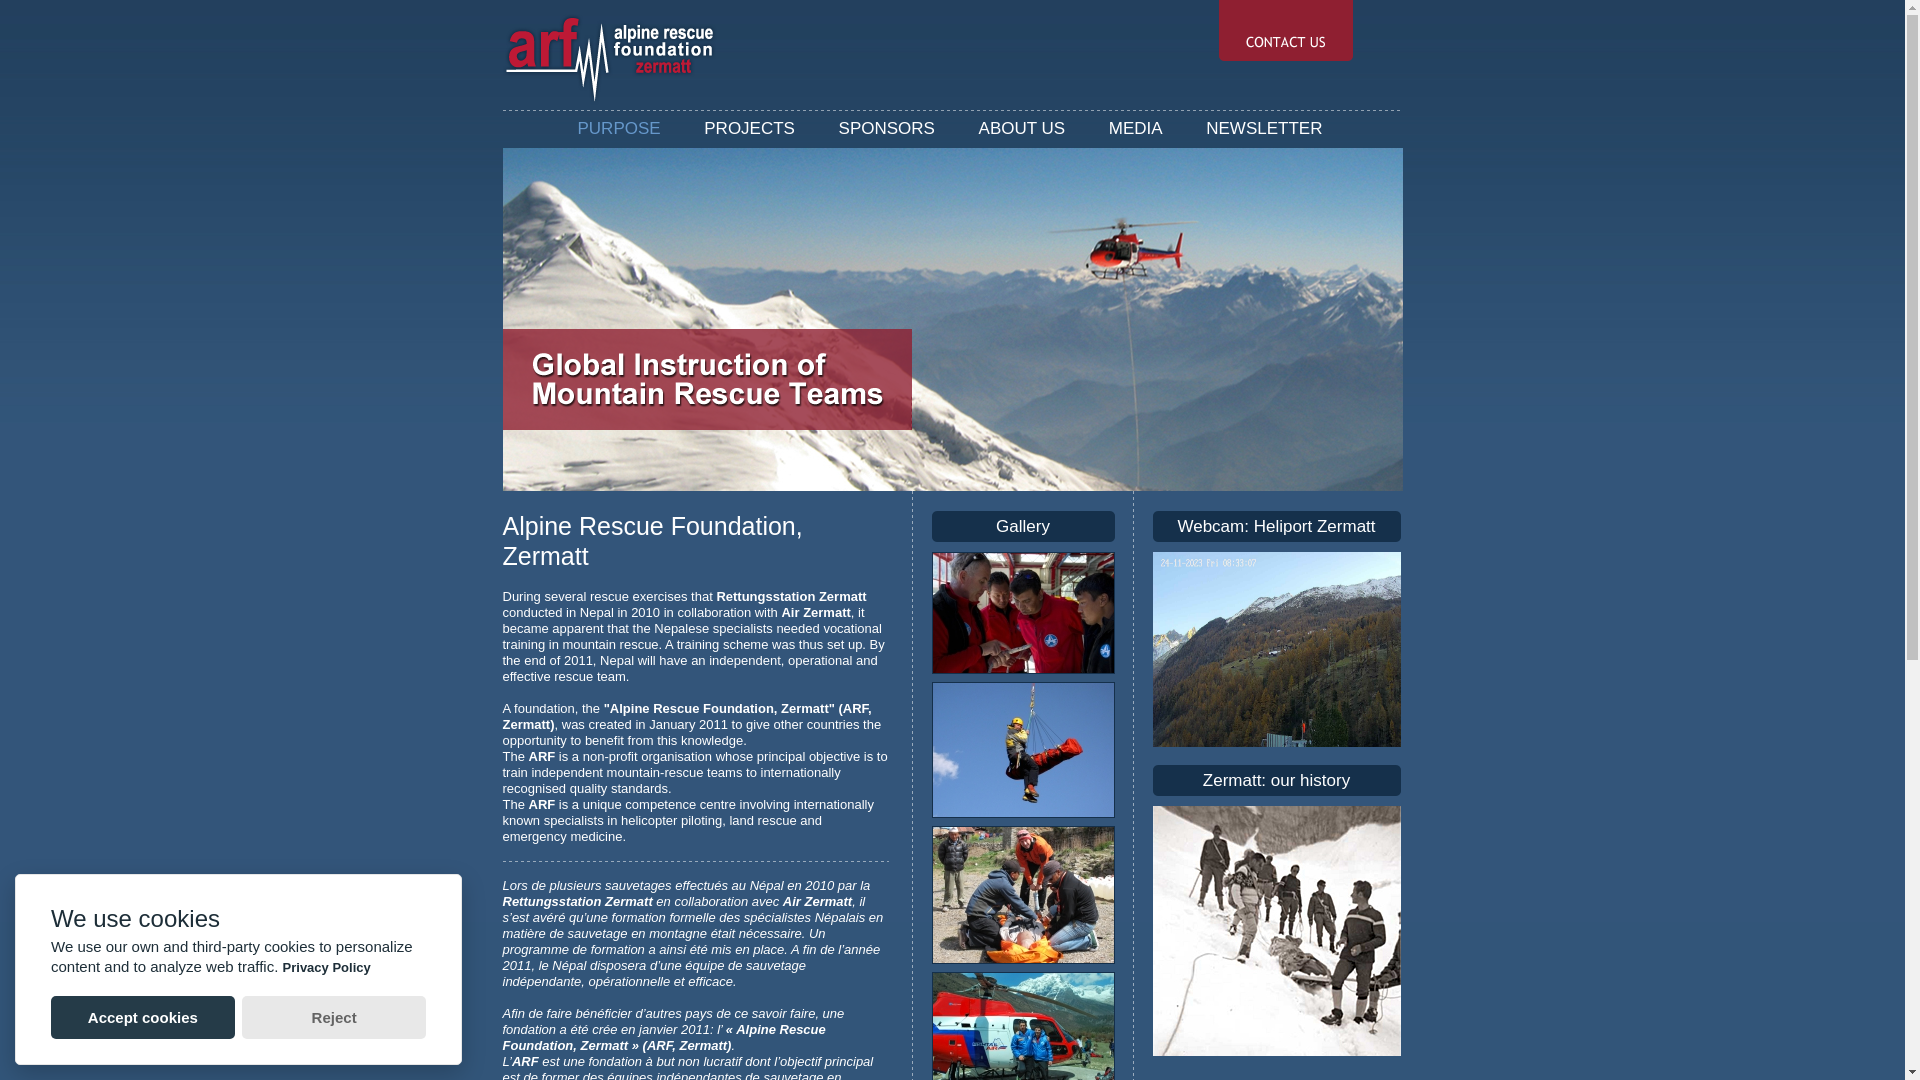 This screenshot has width=1920, height=1080. What do you see at coordinates (576, 128) in the screenshot?
I see `'PURPOSE'` at bounding box center [576, 128].